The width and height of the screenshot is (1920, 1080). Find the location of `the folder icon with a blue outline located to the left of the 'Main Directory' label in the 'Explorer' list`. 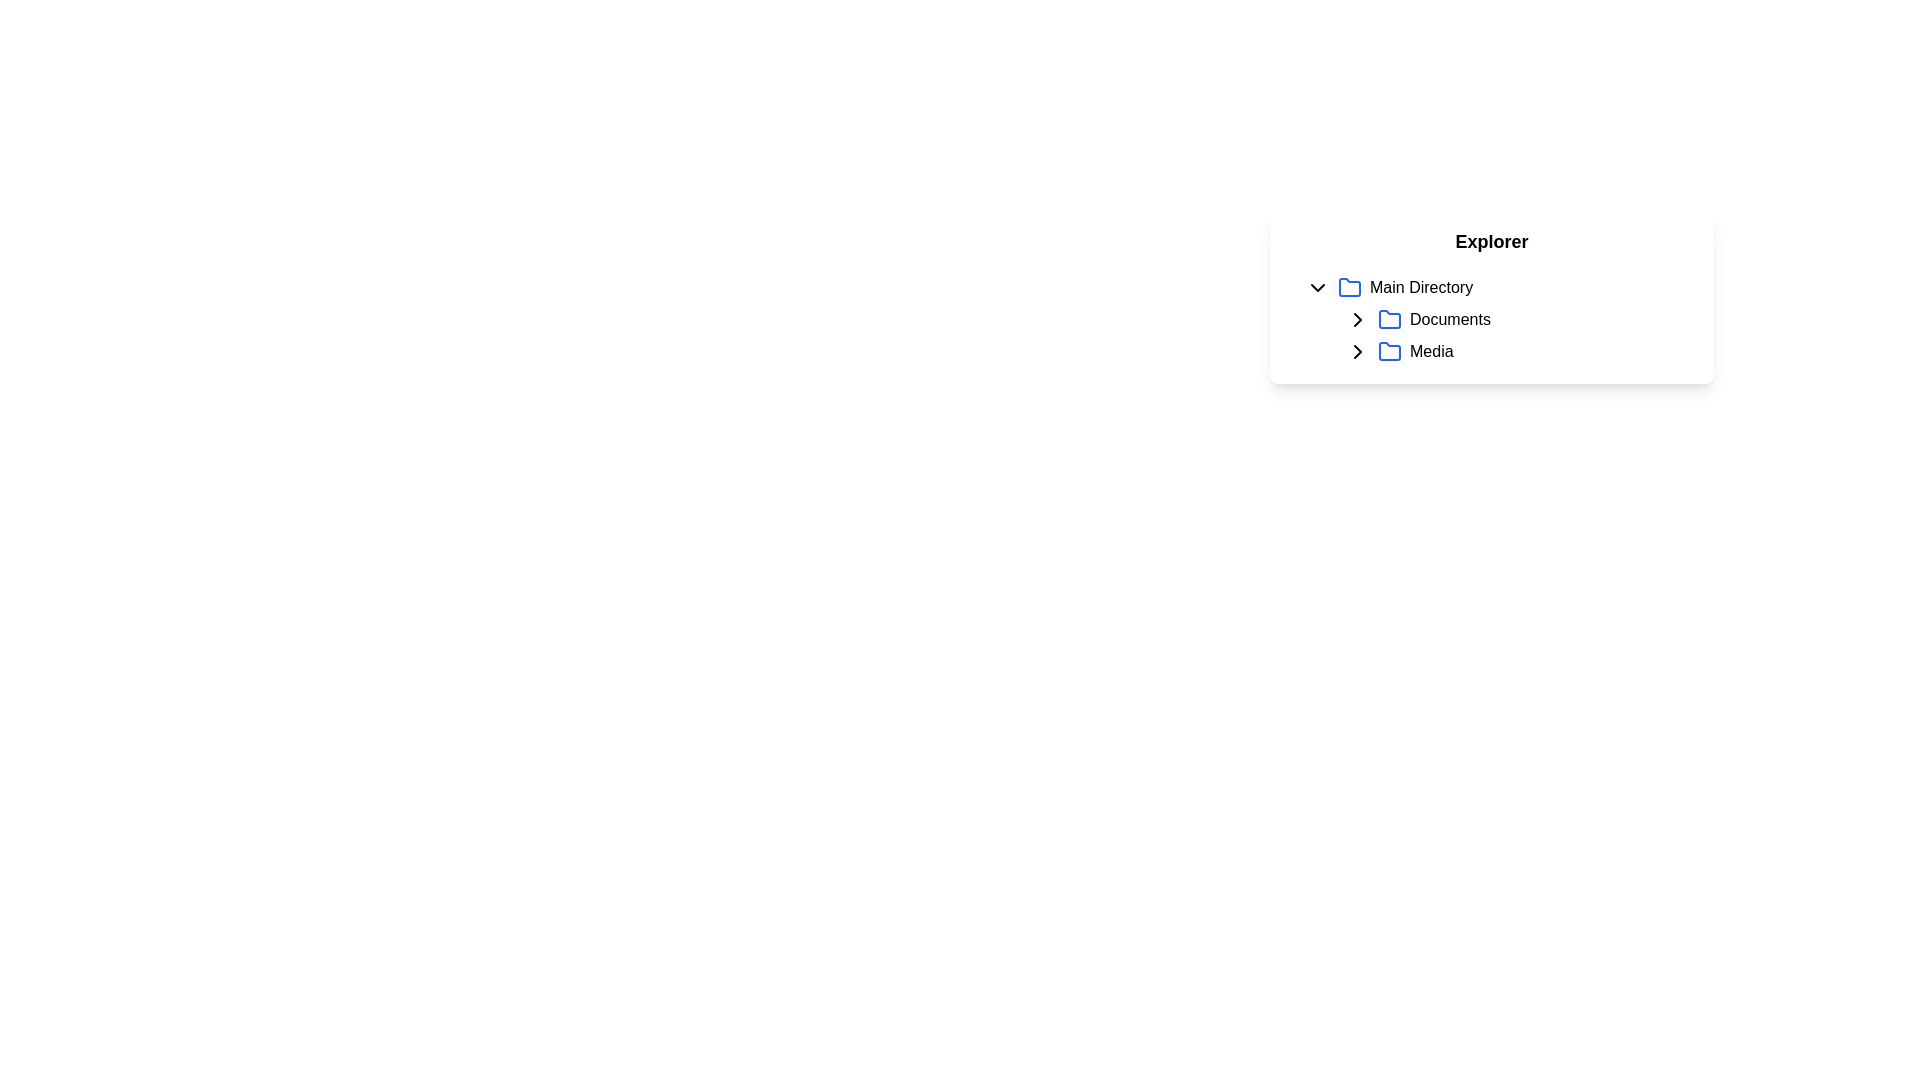

the folder icon with a blue outline located to the left of the 'Main Directory' label in the 'Explorer' list is located at coordinates (1349, 287).